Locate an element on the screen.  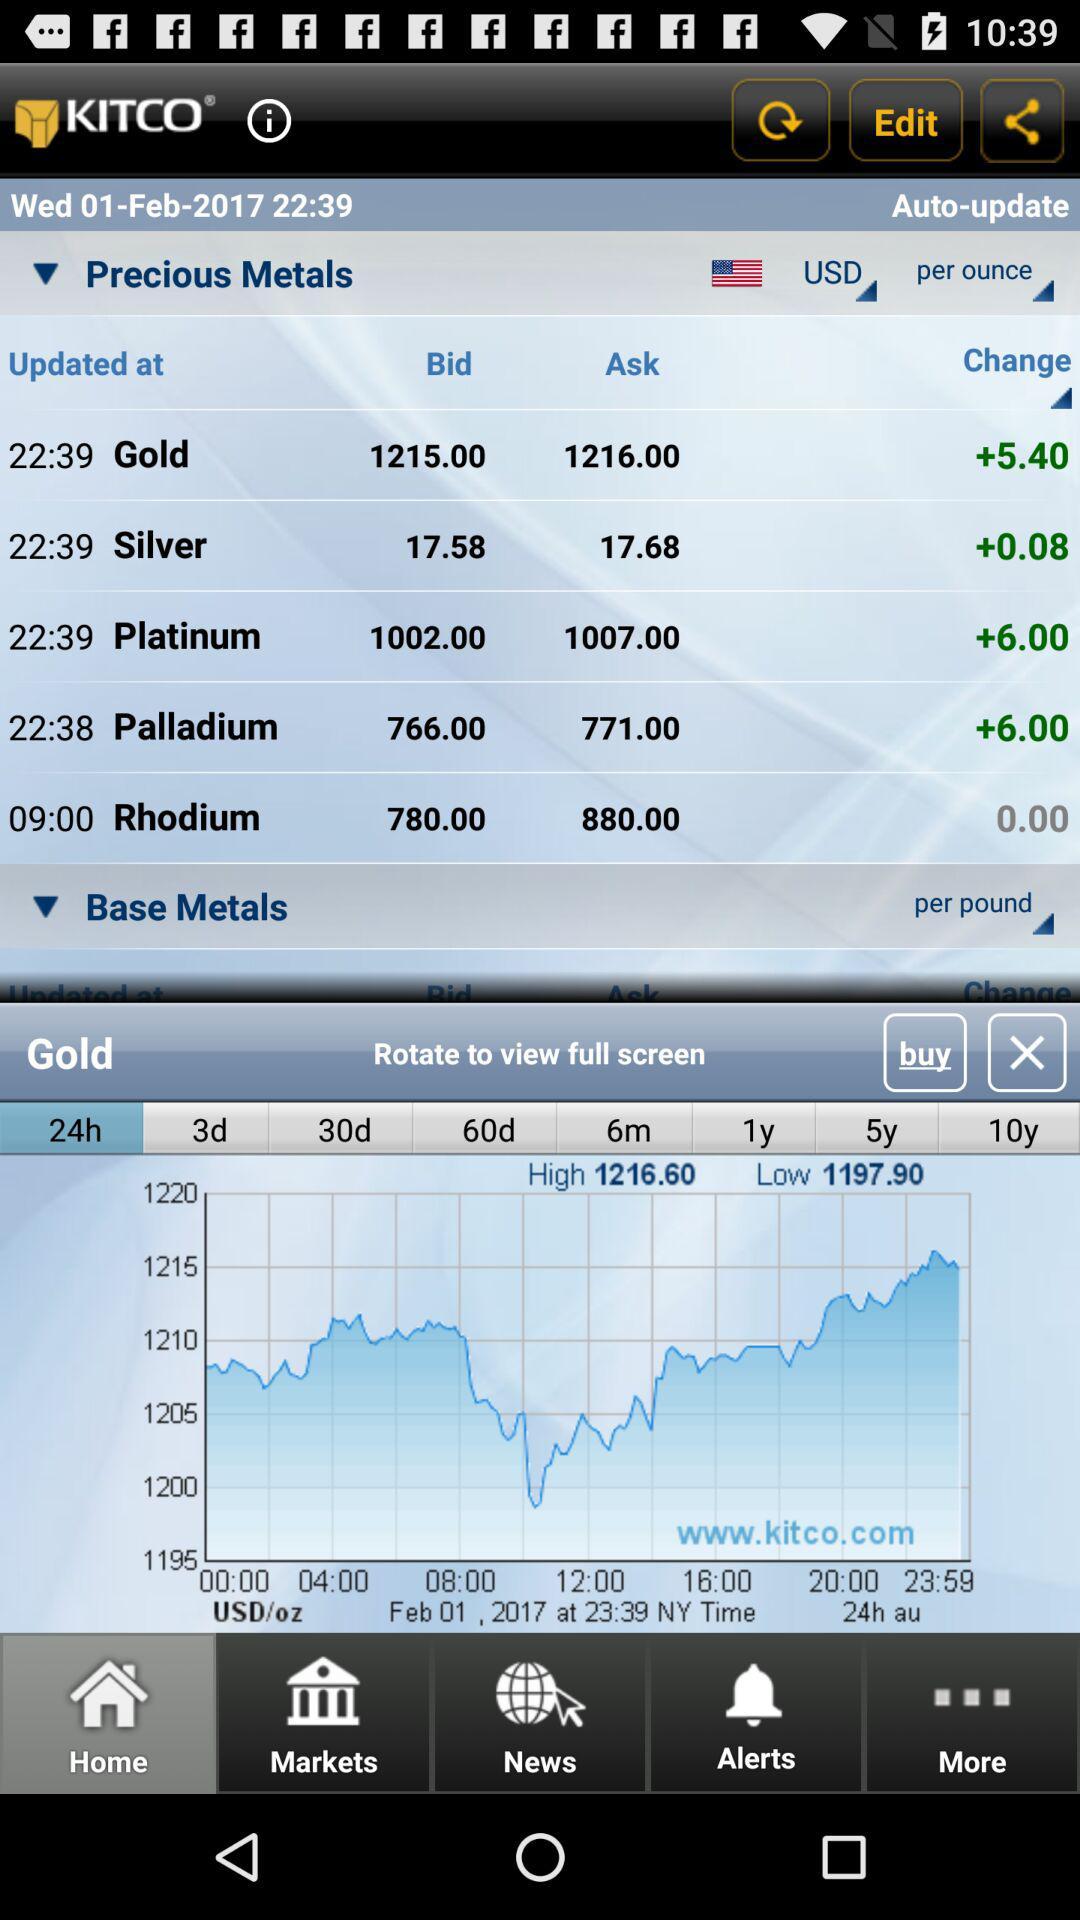
icon above the 10y icon is located at coordinates (1027, 1051).